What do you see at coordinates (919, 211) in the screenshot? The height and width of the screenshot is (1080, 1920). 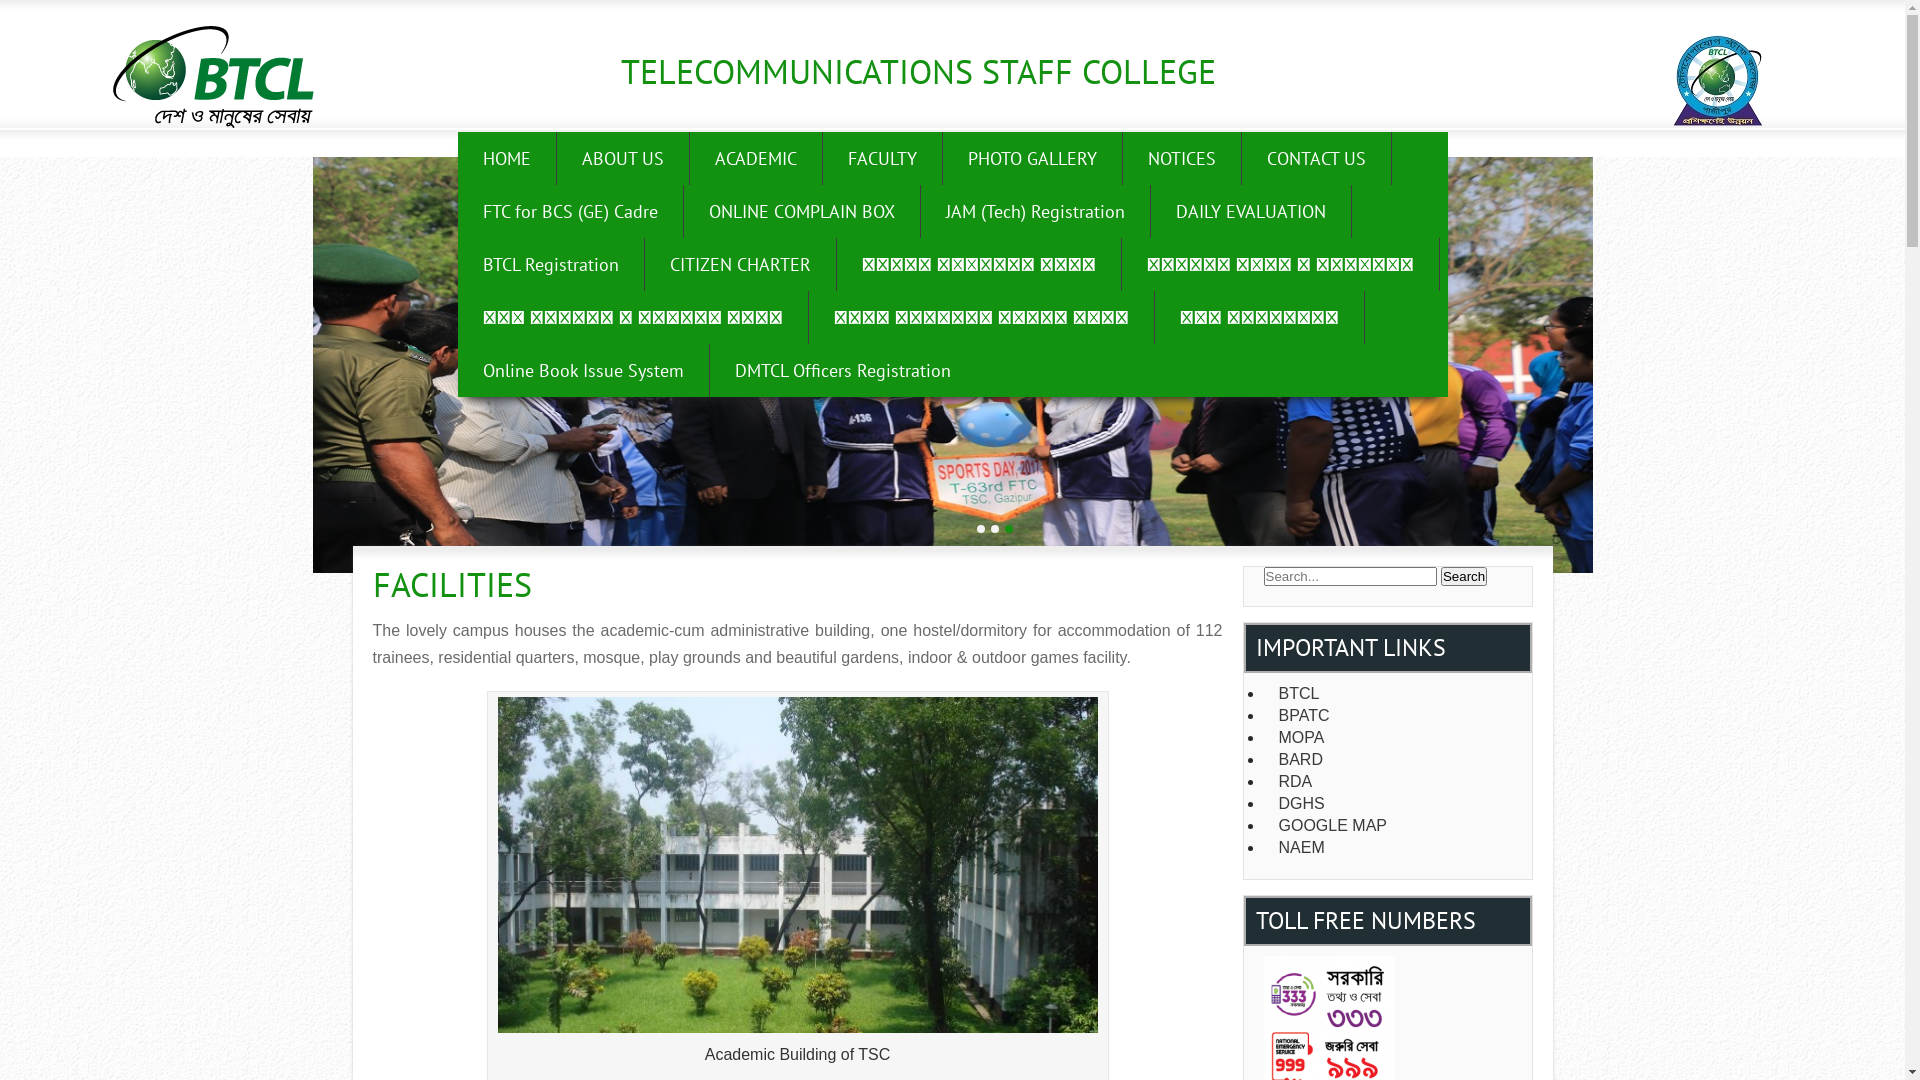 I see `'JAM (Tech) Registration'` at bounding box center [919, 211].